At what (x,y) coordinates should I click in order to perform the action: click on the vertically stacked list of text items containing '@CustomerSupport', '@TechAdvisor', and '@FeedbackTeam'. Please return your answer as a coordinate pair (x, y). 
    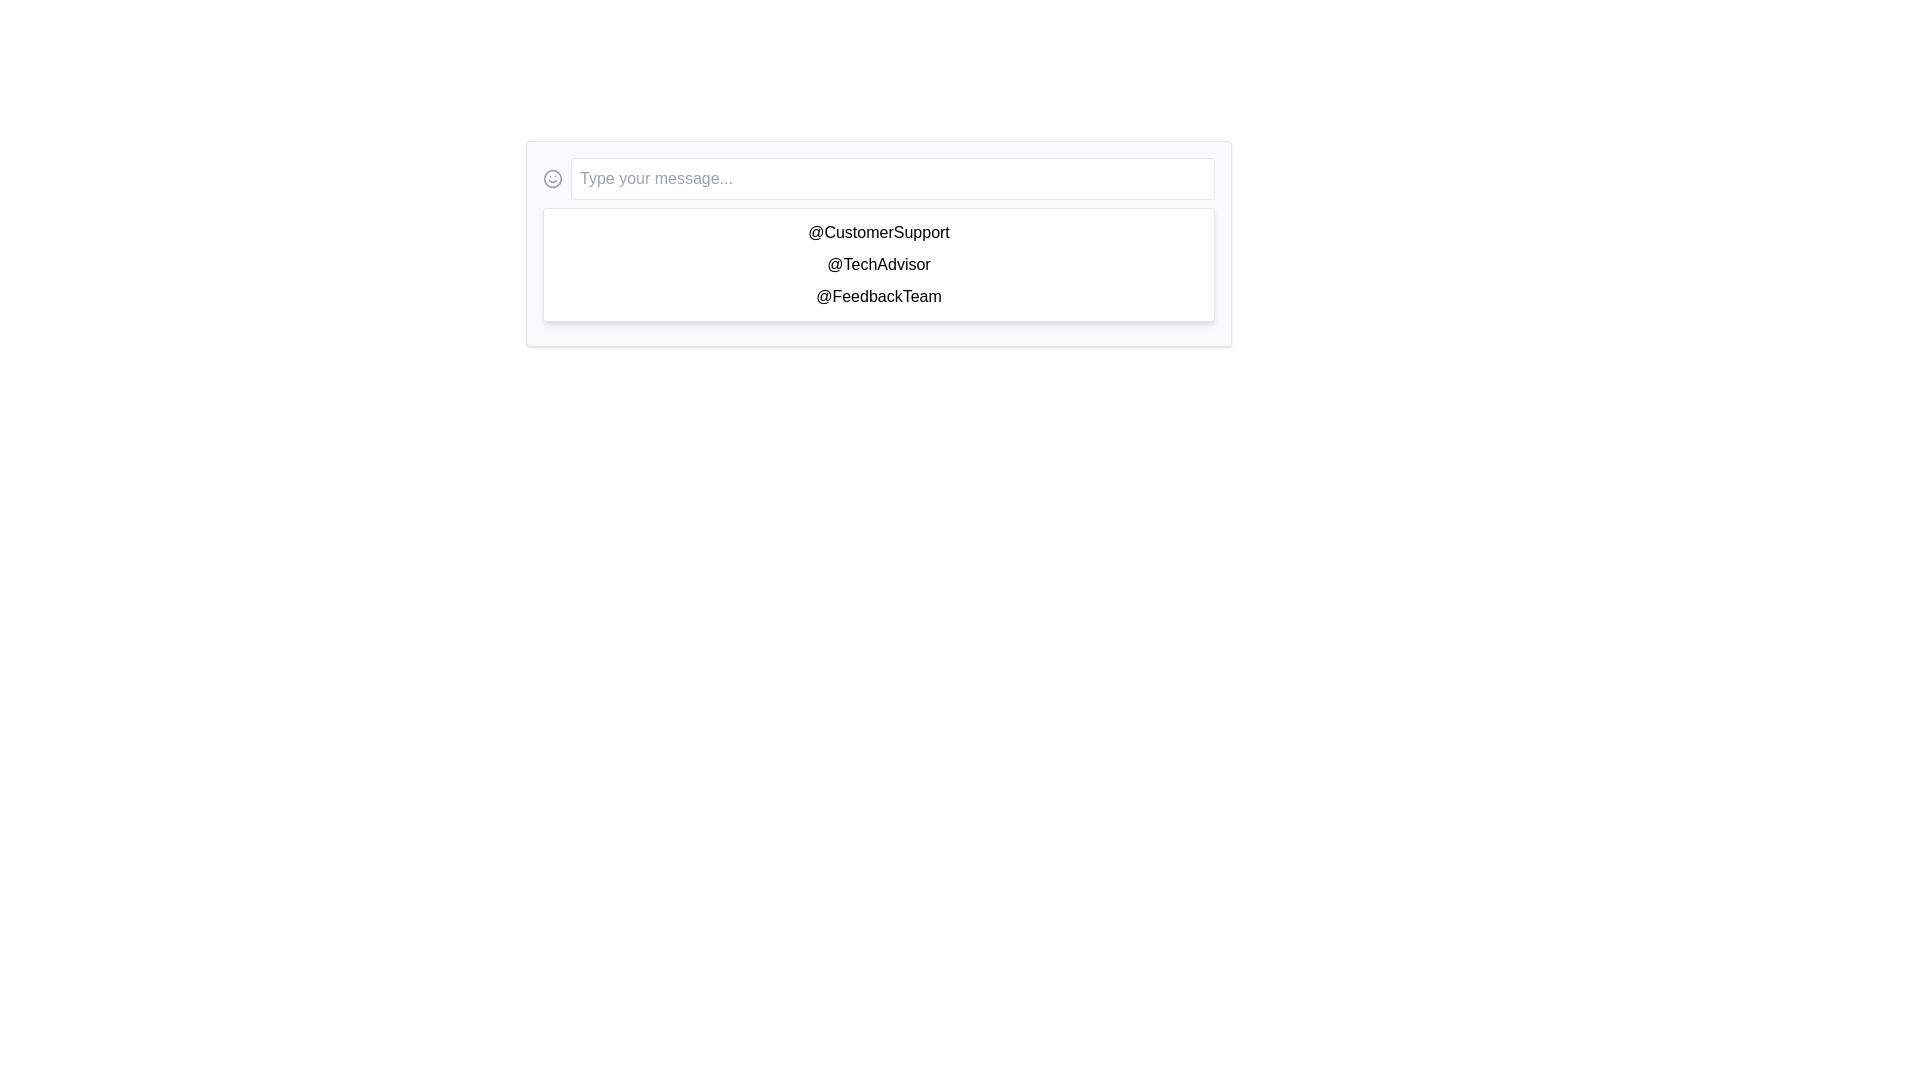
    Looking at the image, I should click on (878, 264).